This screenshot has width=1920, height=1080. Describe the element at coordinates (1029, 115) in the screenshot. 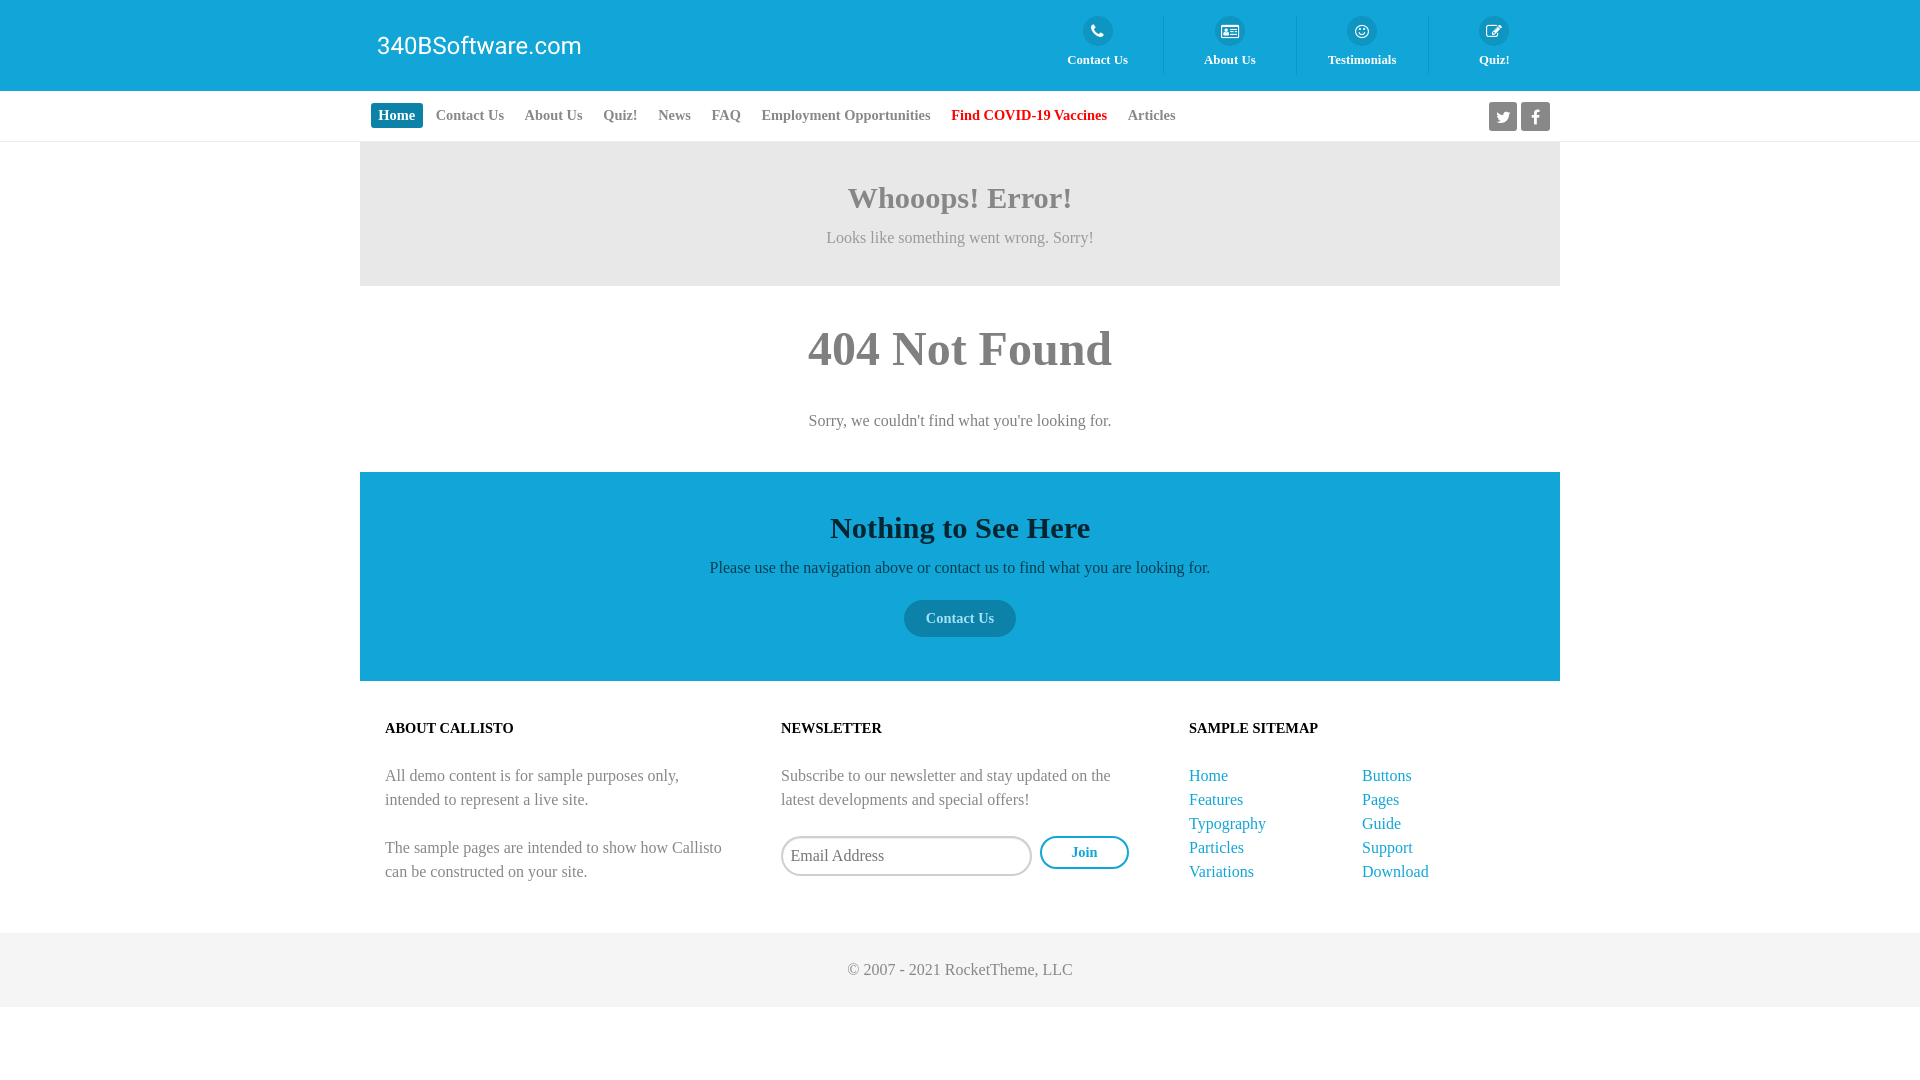

I see `'Find COVID-19 Vaccines'` at that location.